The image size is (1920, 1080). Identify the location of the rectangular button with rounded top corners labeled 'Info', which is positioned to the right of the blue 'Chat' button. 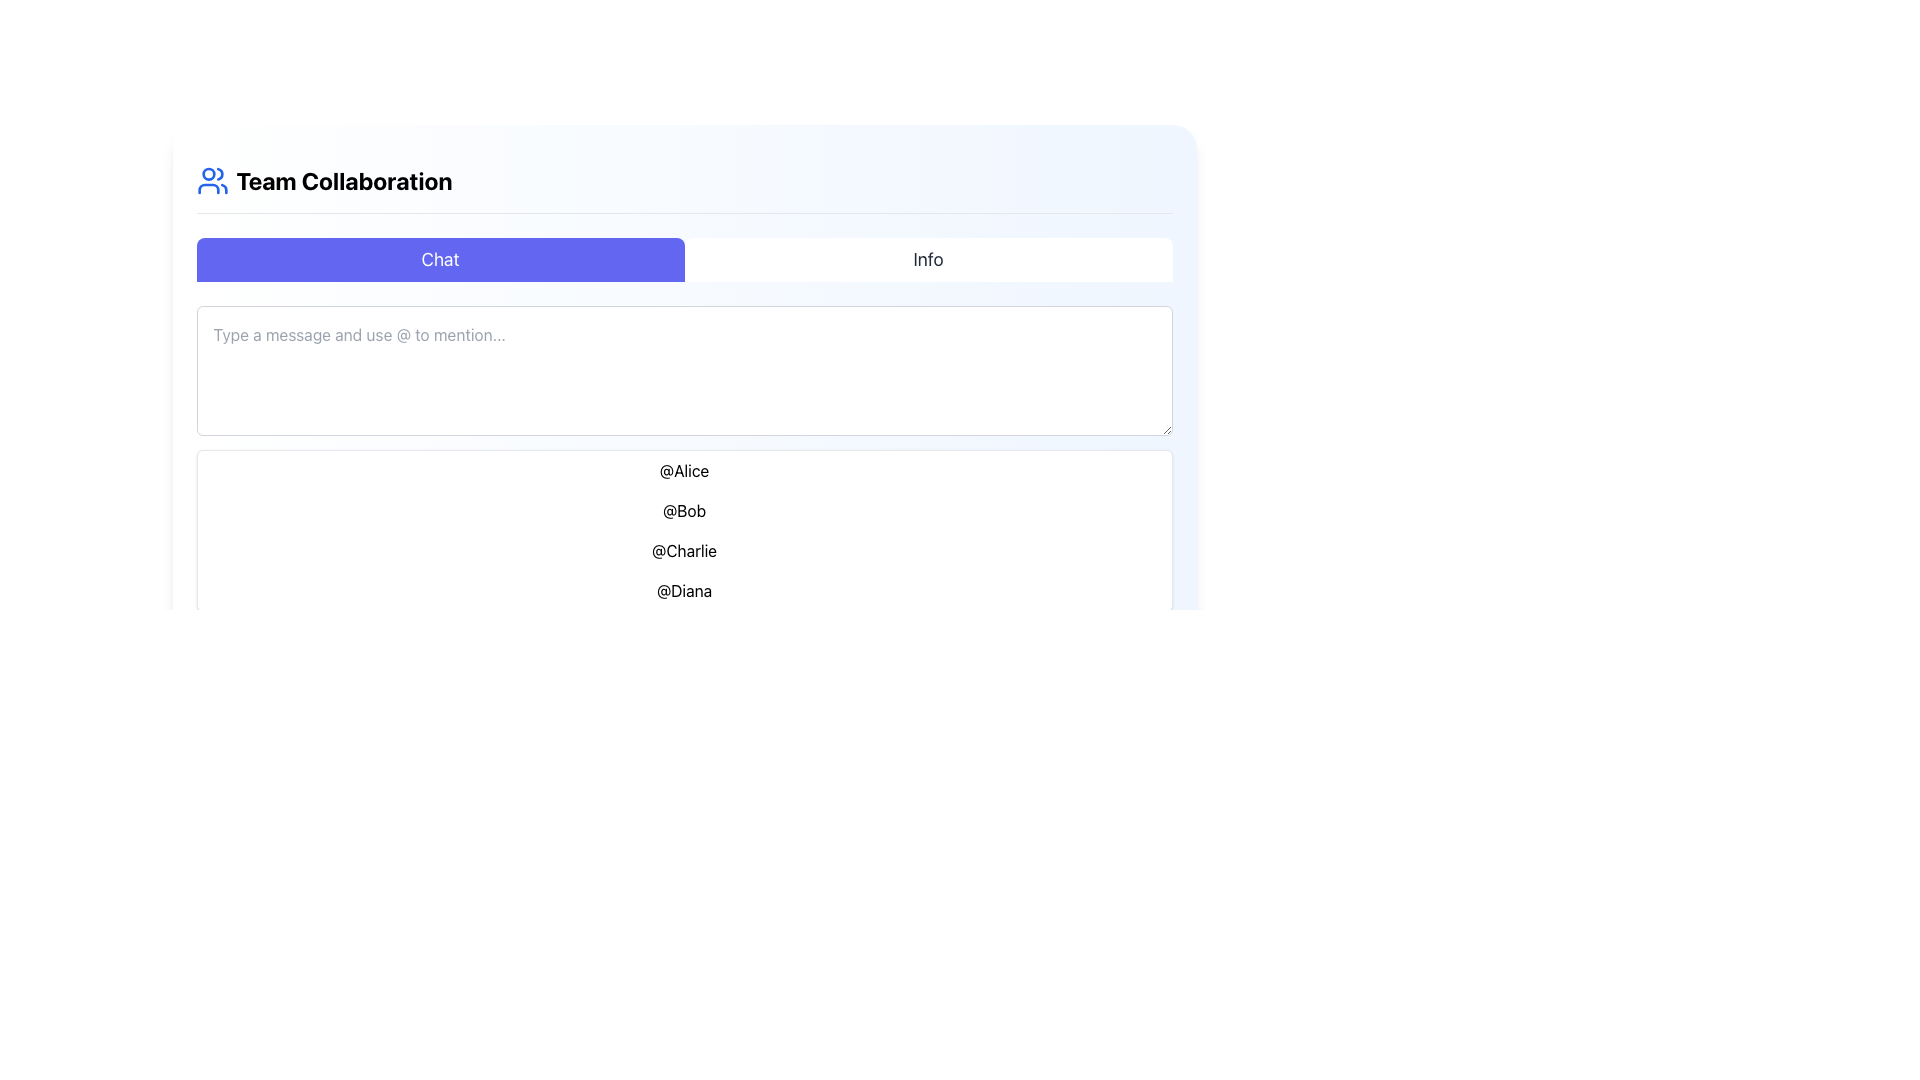
(927, 258).